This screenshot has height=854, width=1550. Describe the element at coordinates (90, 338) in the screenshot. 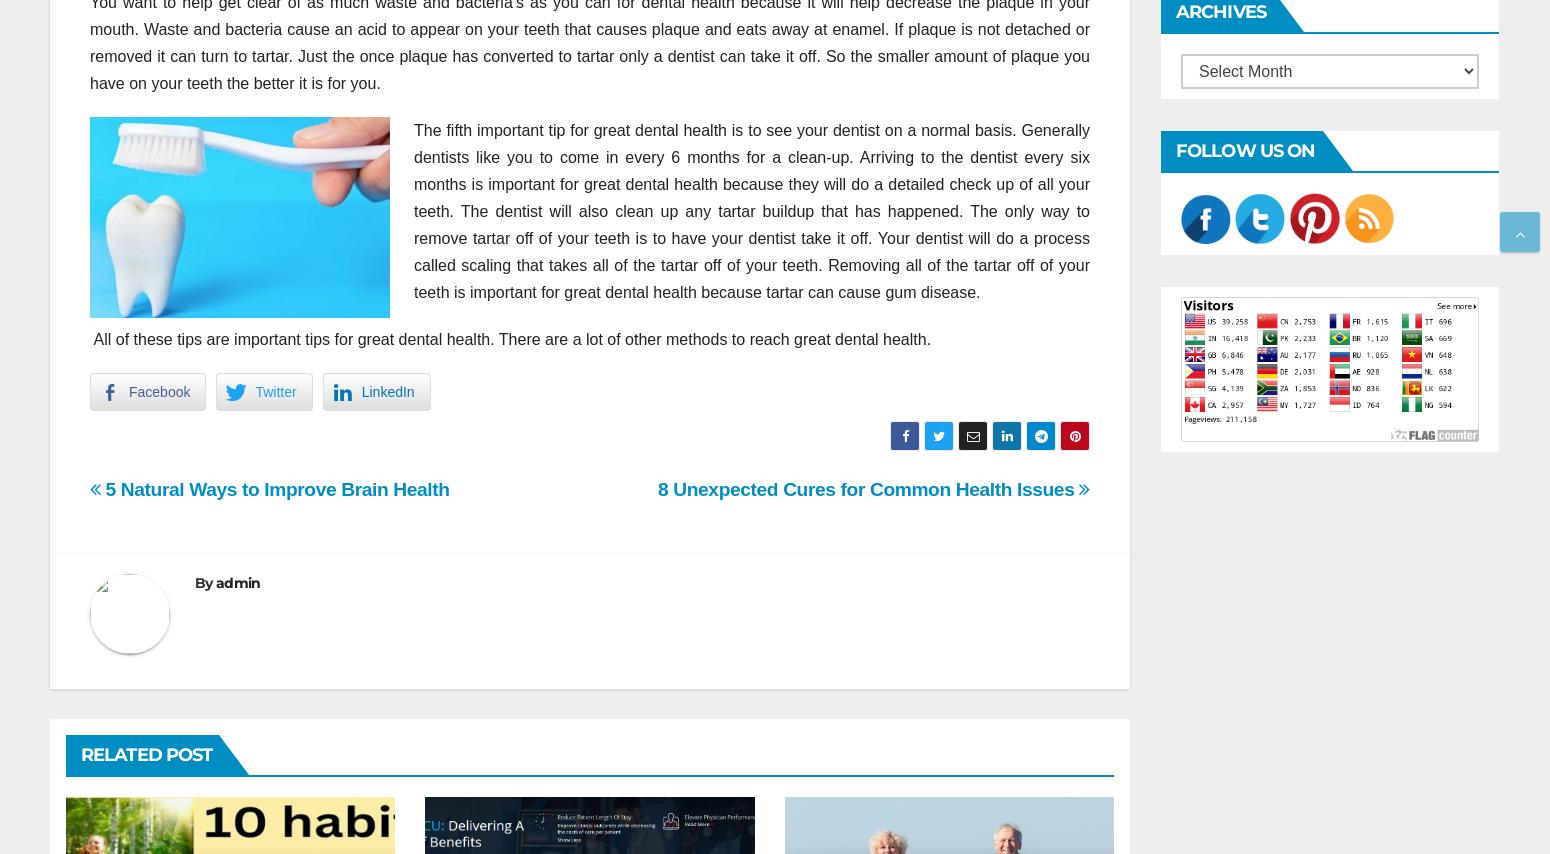

I see `'All of these tips are important tips for great dental health. There are a lot of other methods to reach great dental health.'` at that location.